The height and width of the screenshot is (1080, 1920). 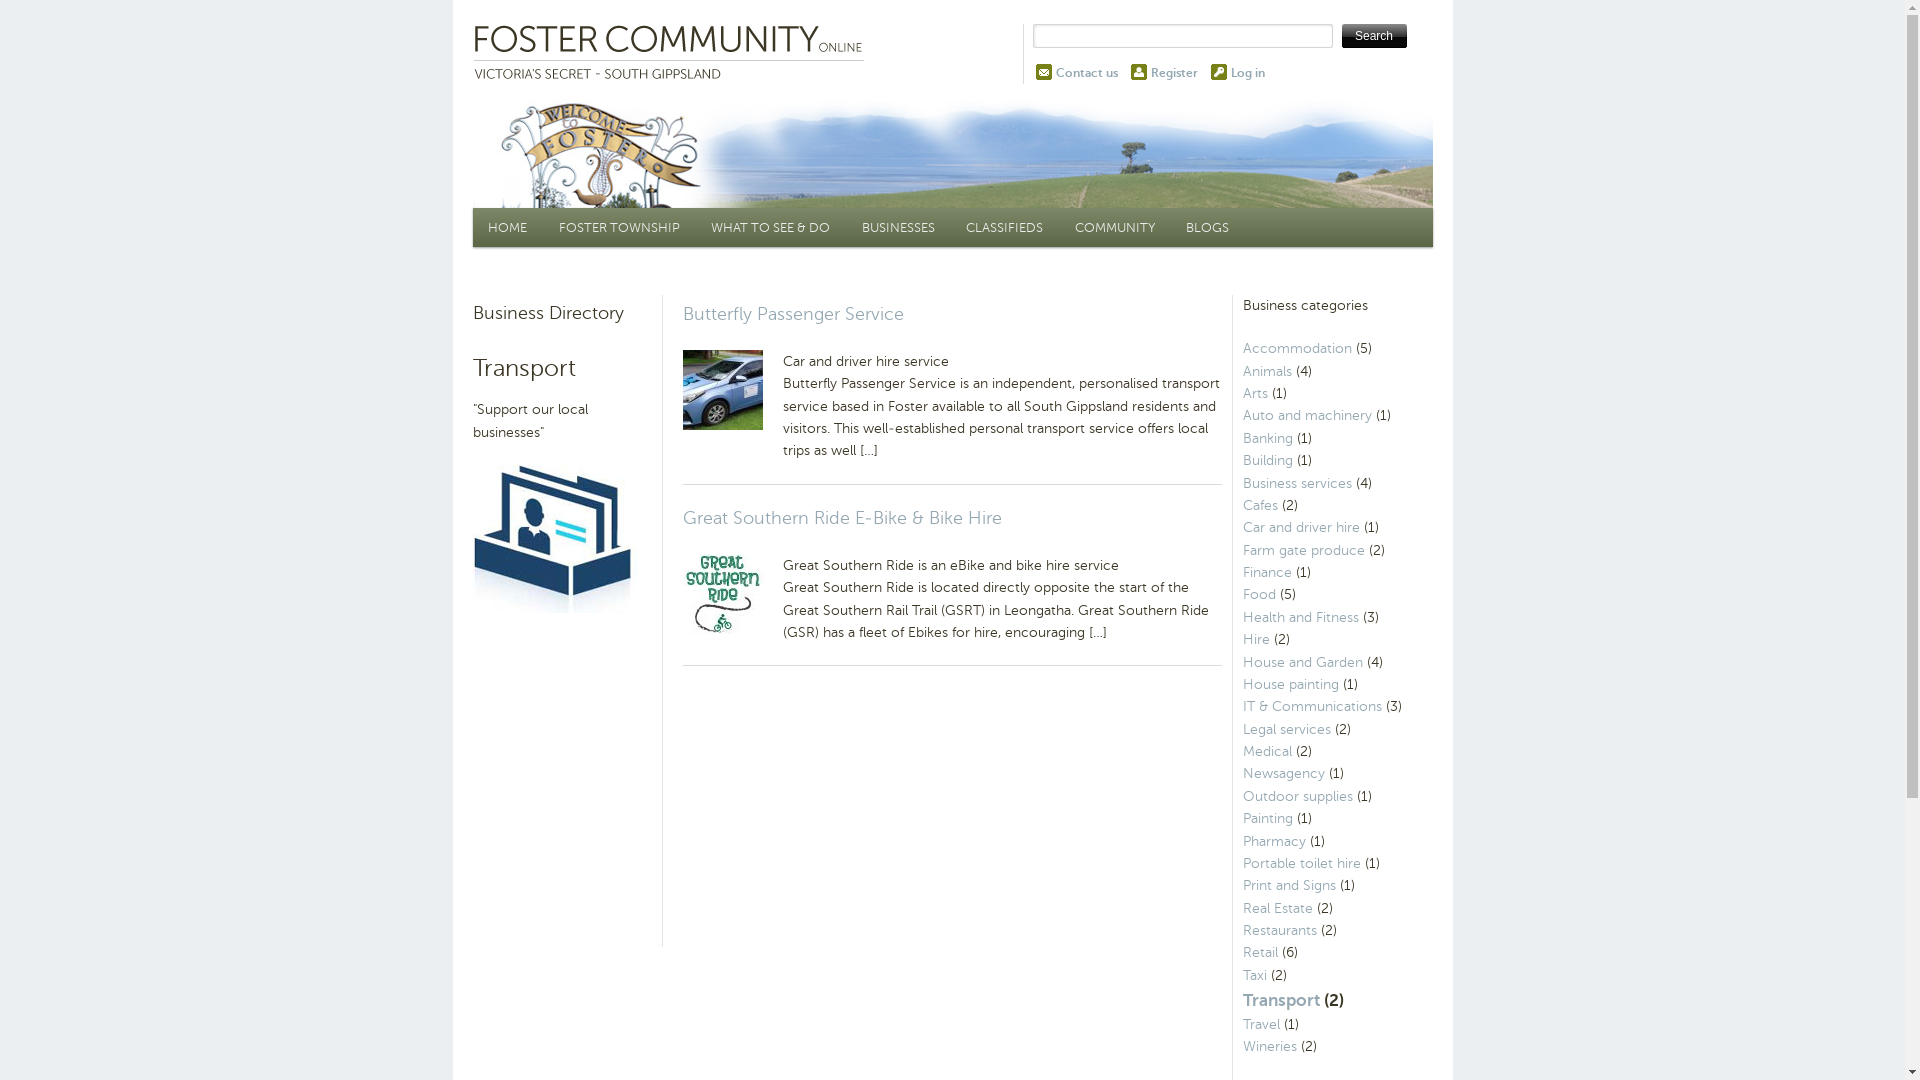 I want to click on 'Painting', so click(x=1266, y=818).